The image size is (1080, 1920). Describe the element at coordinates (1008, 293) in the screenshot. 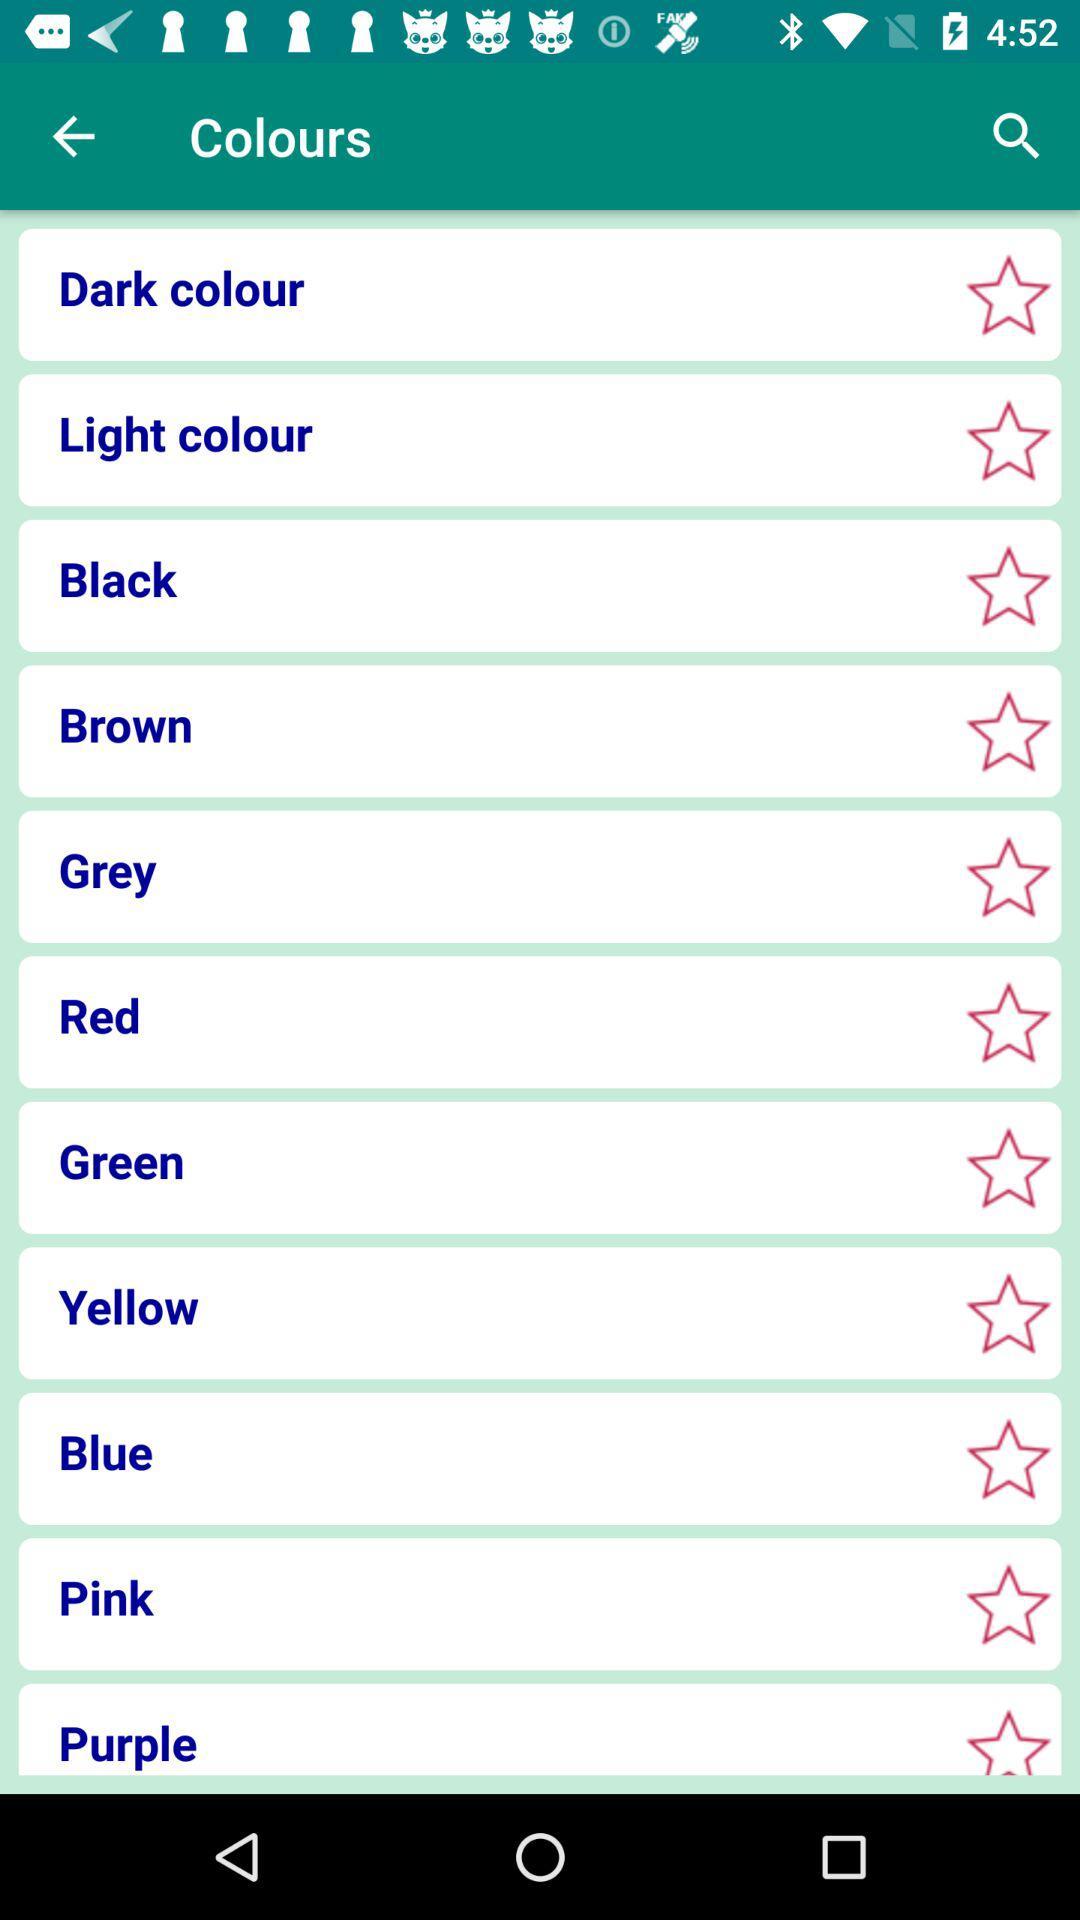

I see `star` at that location.